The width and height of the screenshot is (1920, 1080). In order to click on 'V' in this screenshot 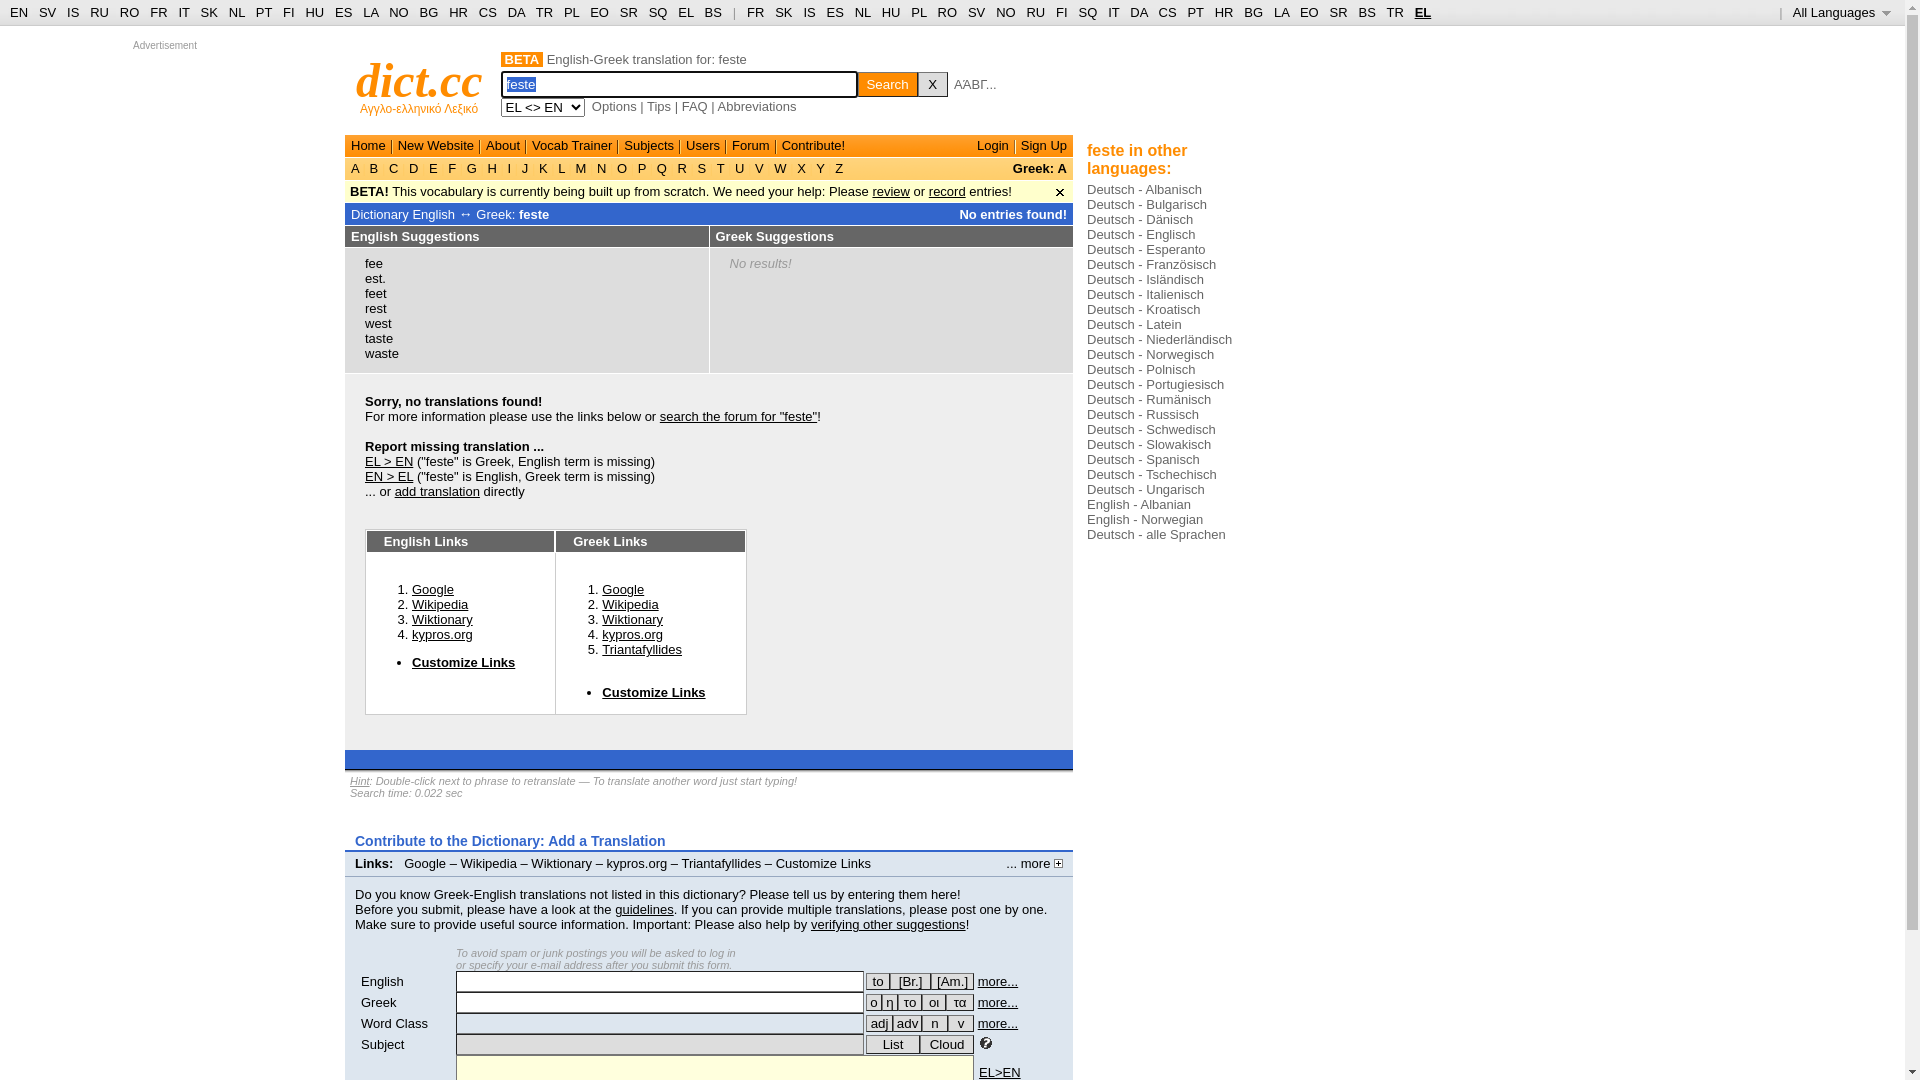, I will do `click(757, 167)`.